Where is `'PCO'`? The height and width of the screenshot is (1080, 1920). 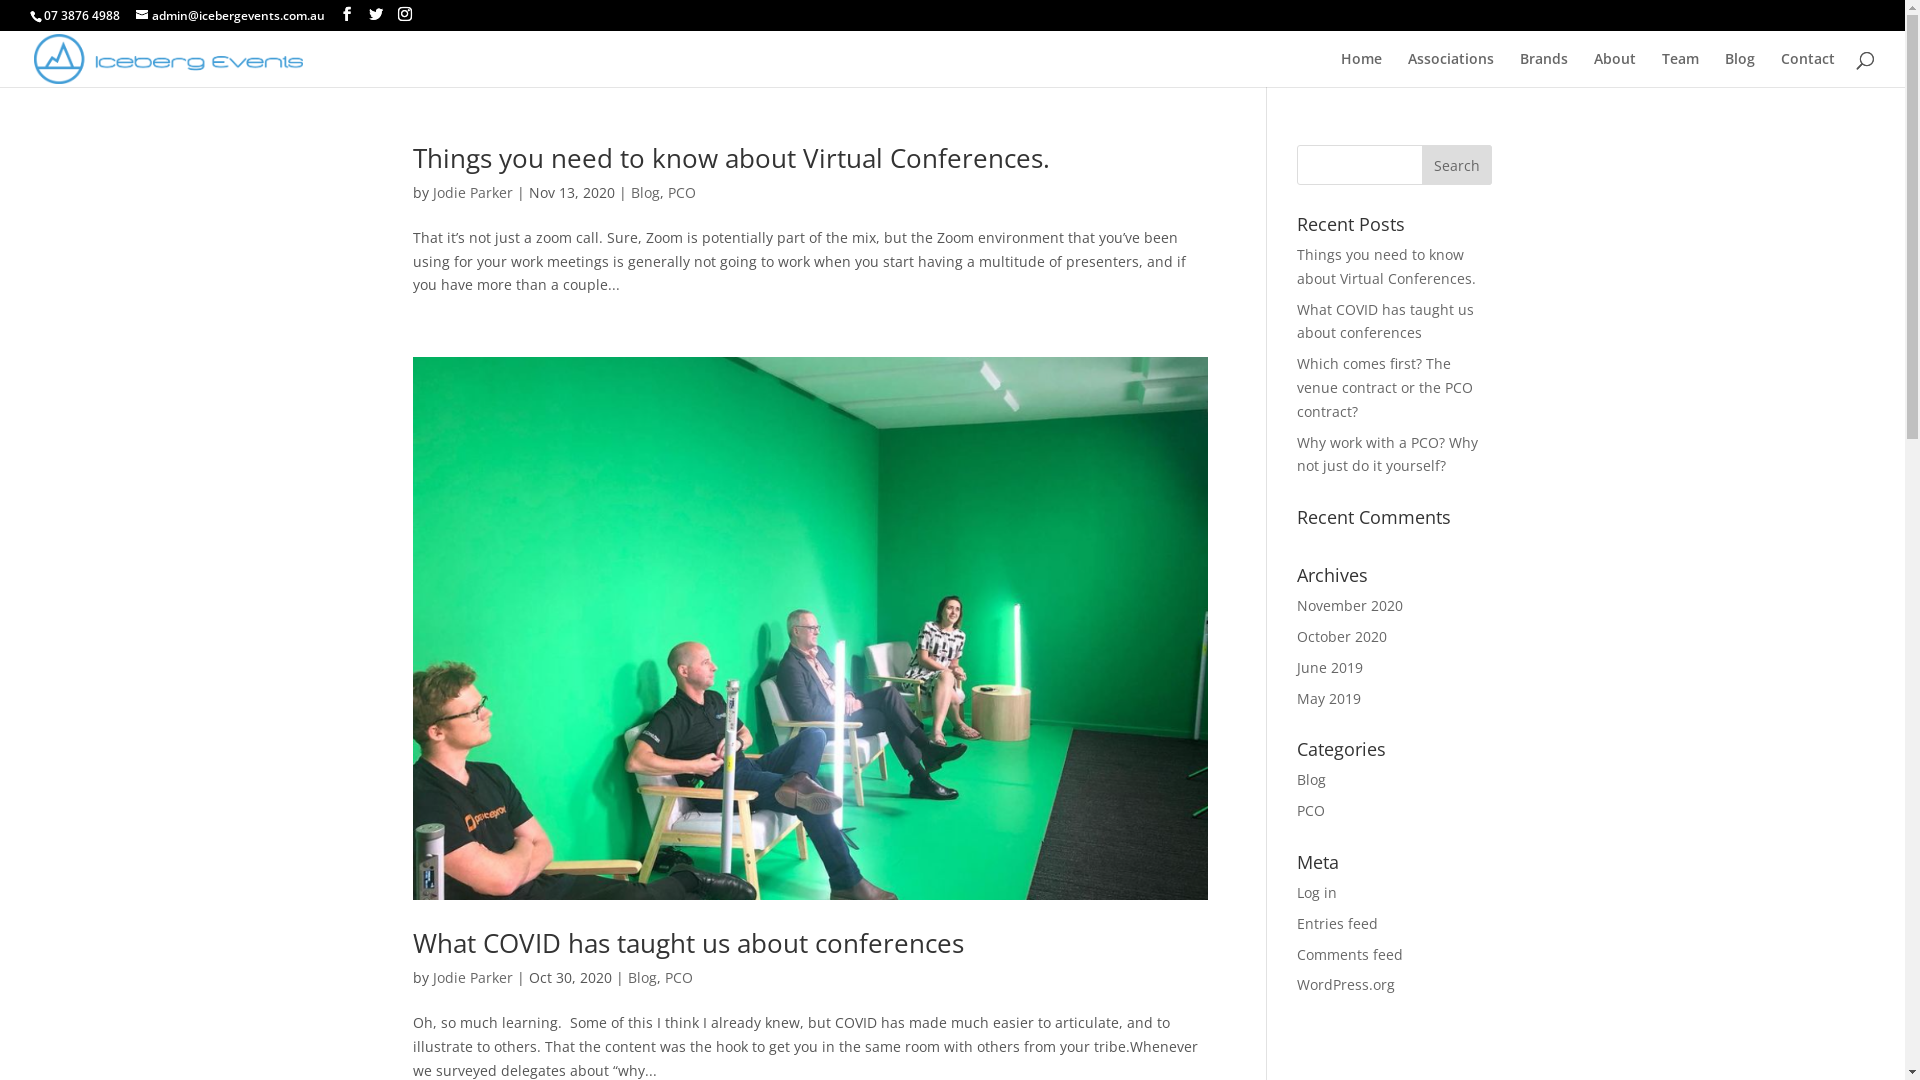
'PCO' is located at coordinates (681, 192).